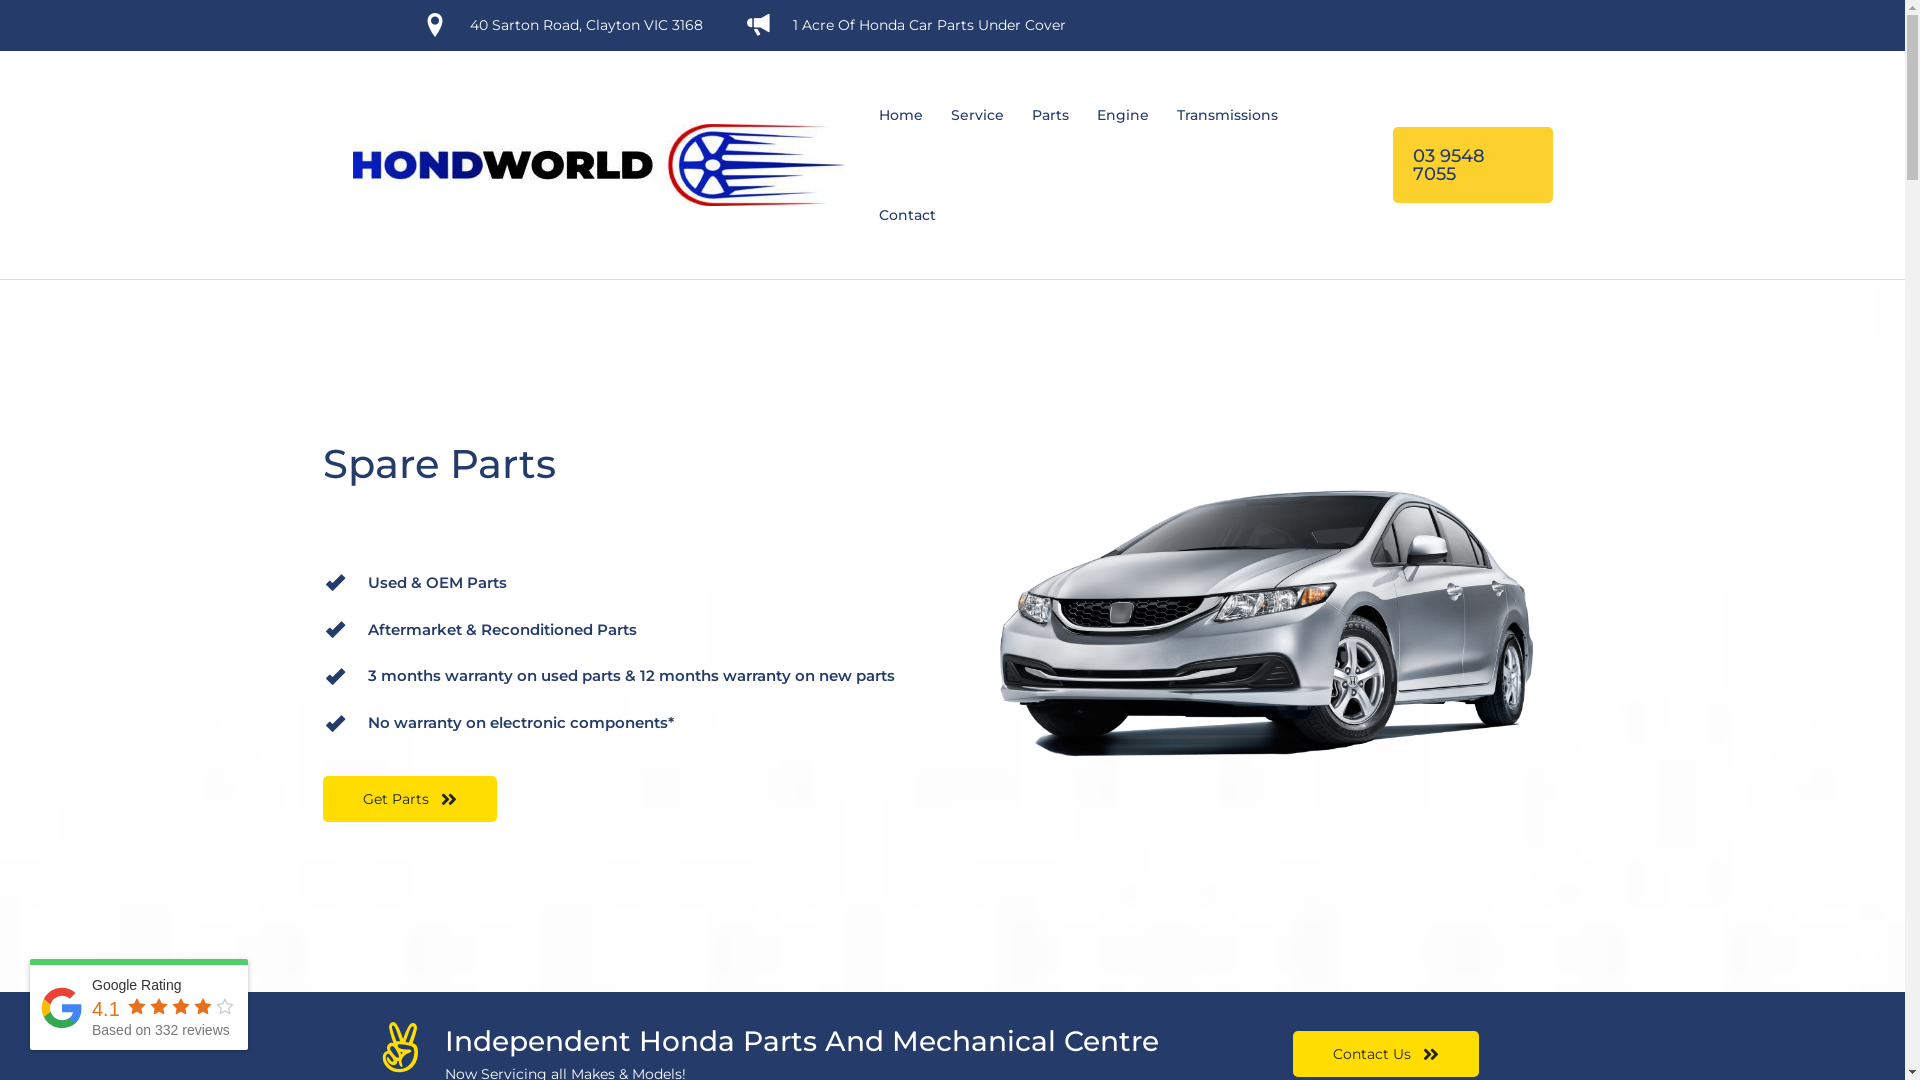 The height and width of the screenshot is (1080, 1920). Describe the element at coordinates (1122, 115) in the screenshot. I see `'Engine'` at that location.